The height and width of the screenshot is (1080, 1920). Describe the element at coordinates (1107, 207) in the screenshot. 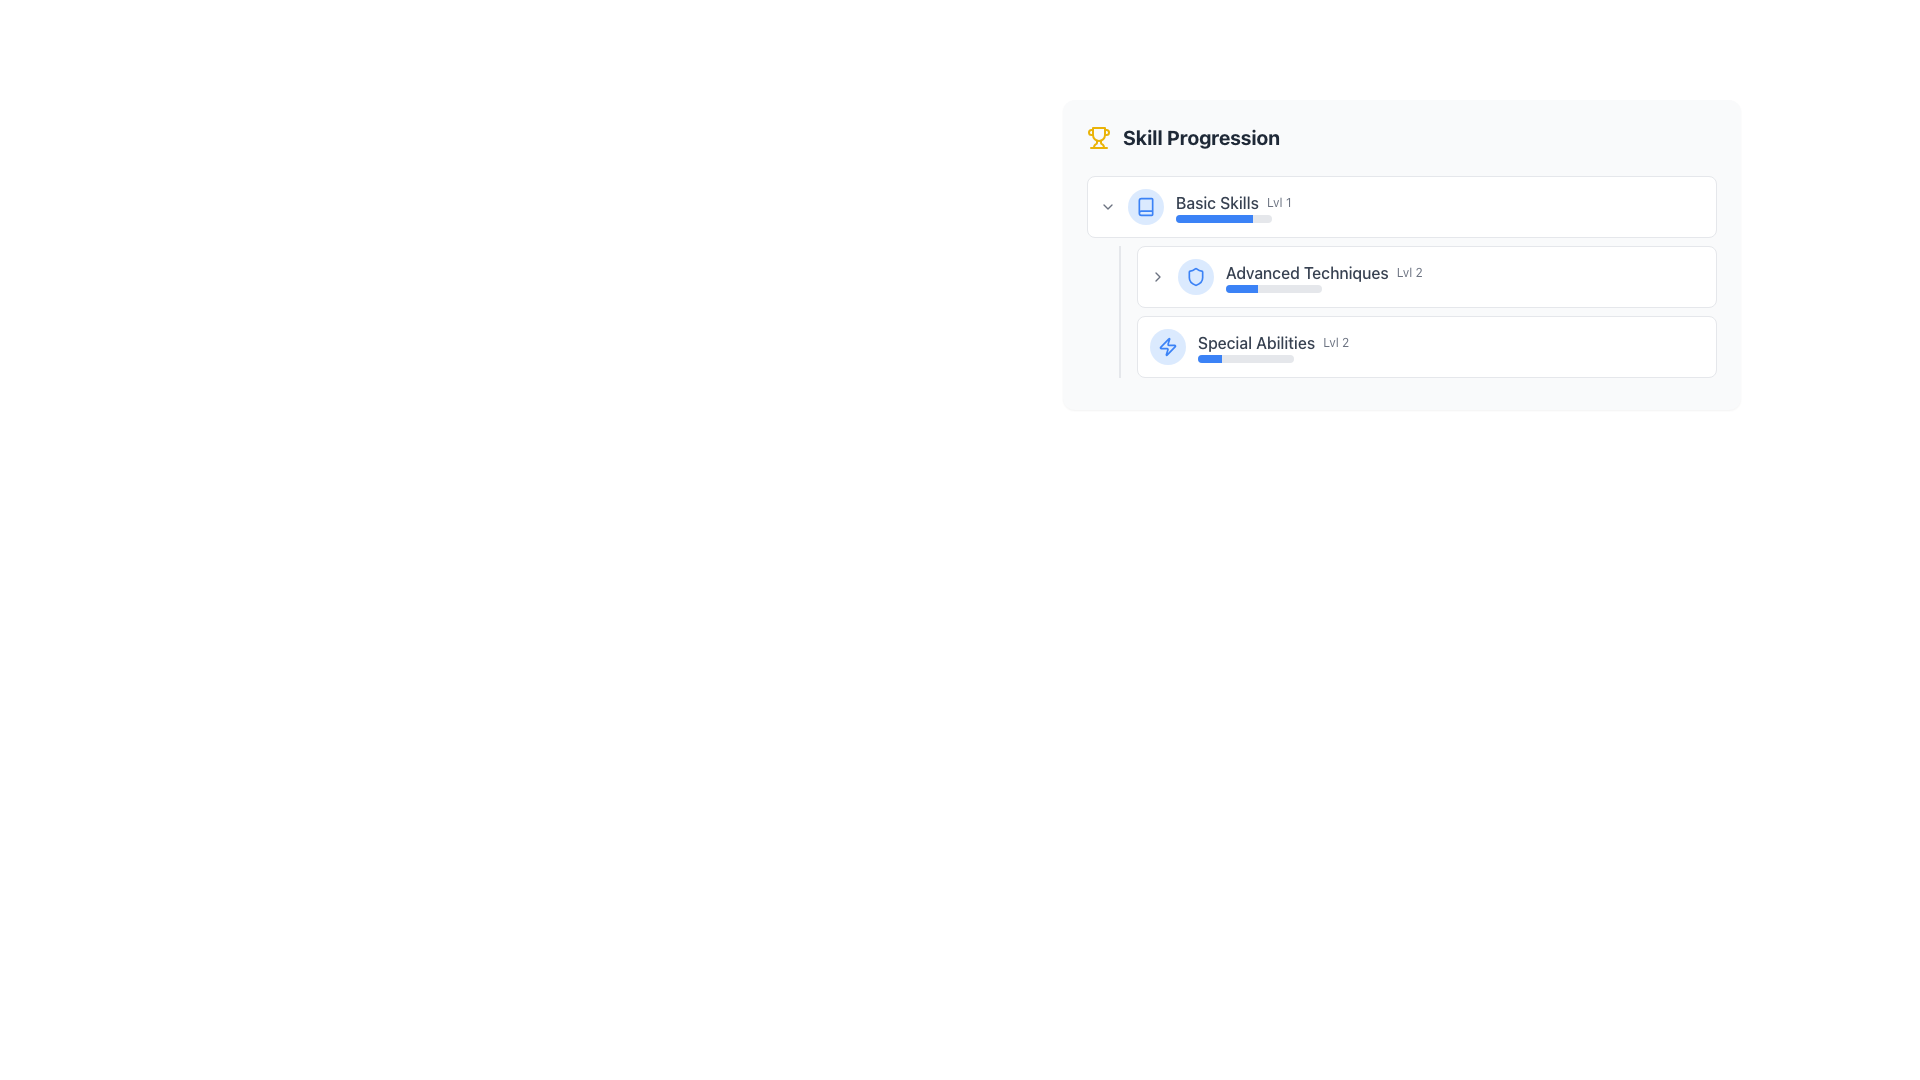

I see `the Dropdown toggle button located in the top-right corner of the 'Basic Skills Lvl 1' card` at that location.